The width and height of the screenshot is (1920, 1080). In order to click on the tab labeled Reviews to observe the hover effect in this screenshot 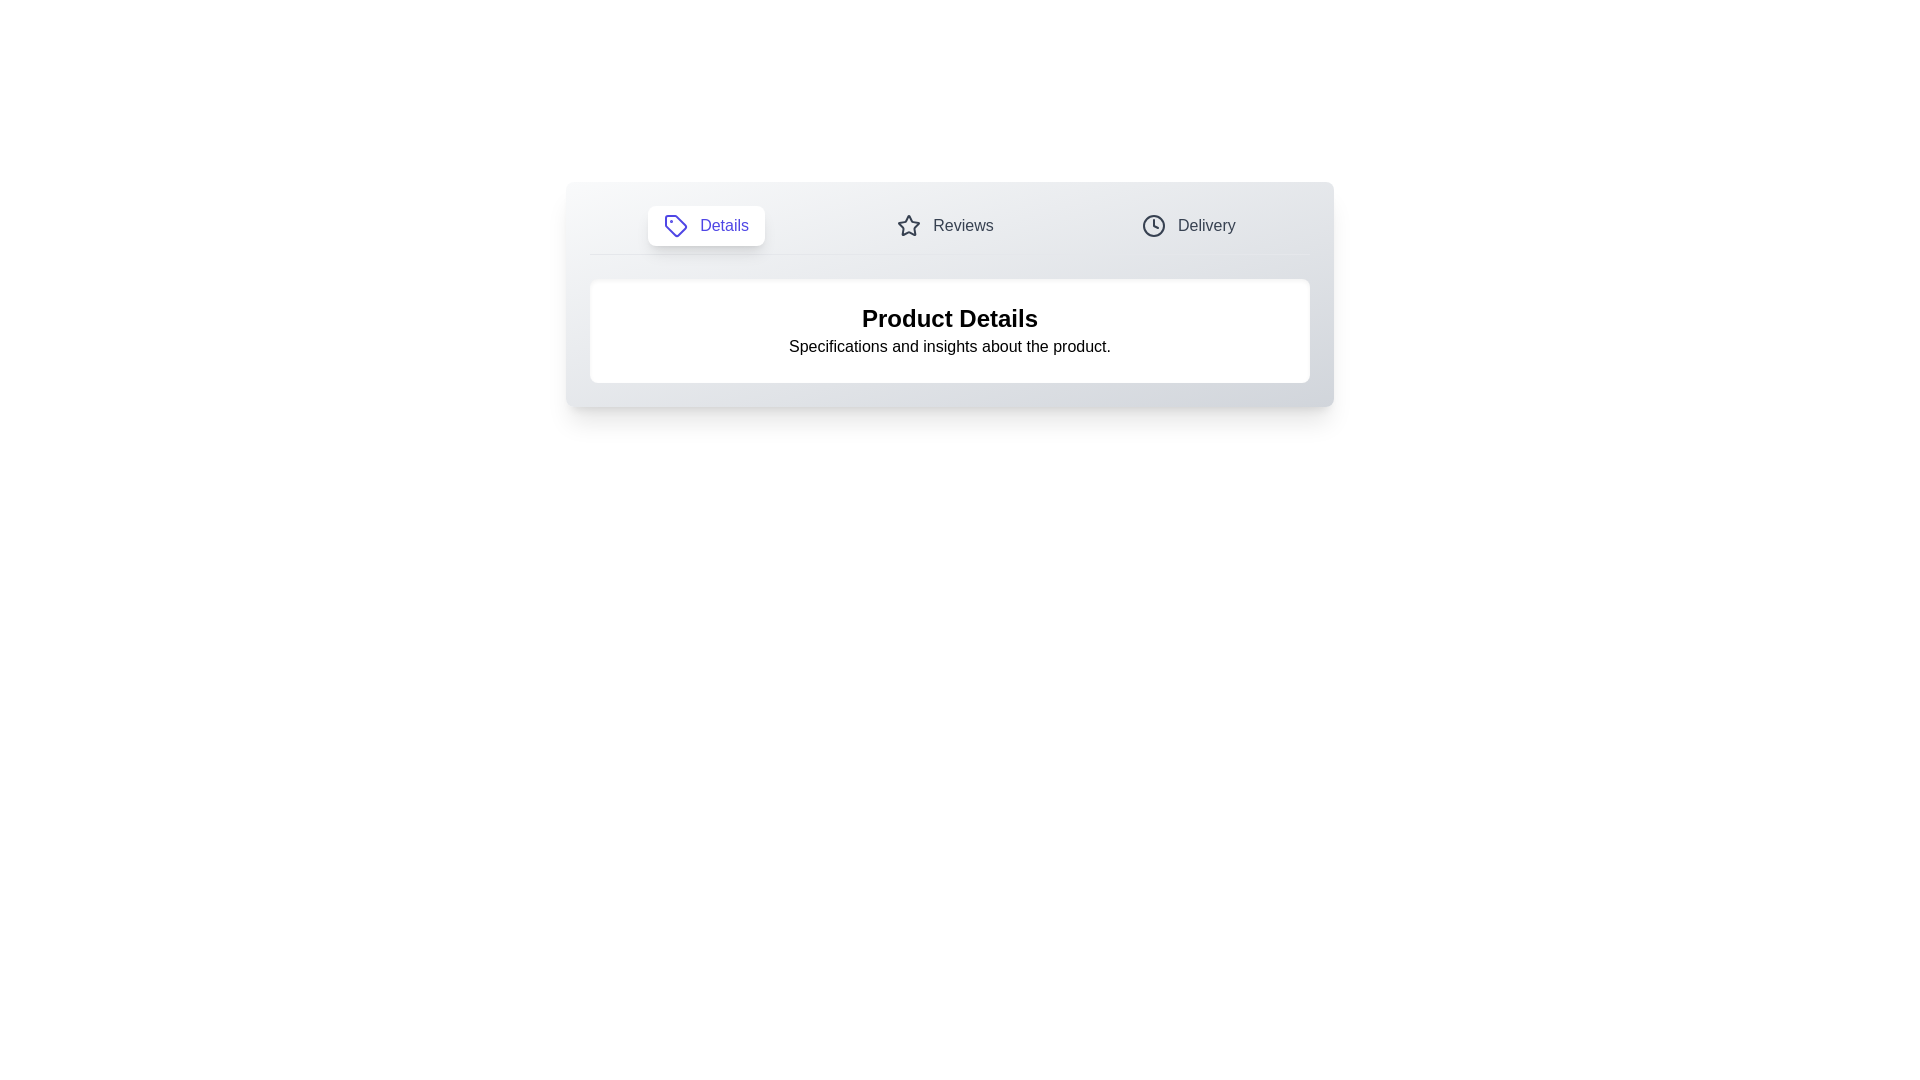, I will do `click(944, 225)`.